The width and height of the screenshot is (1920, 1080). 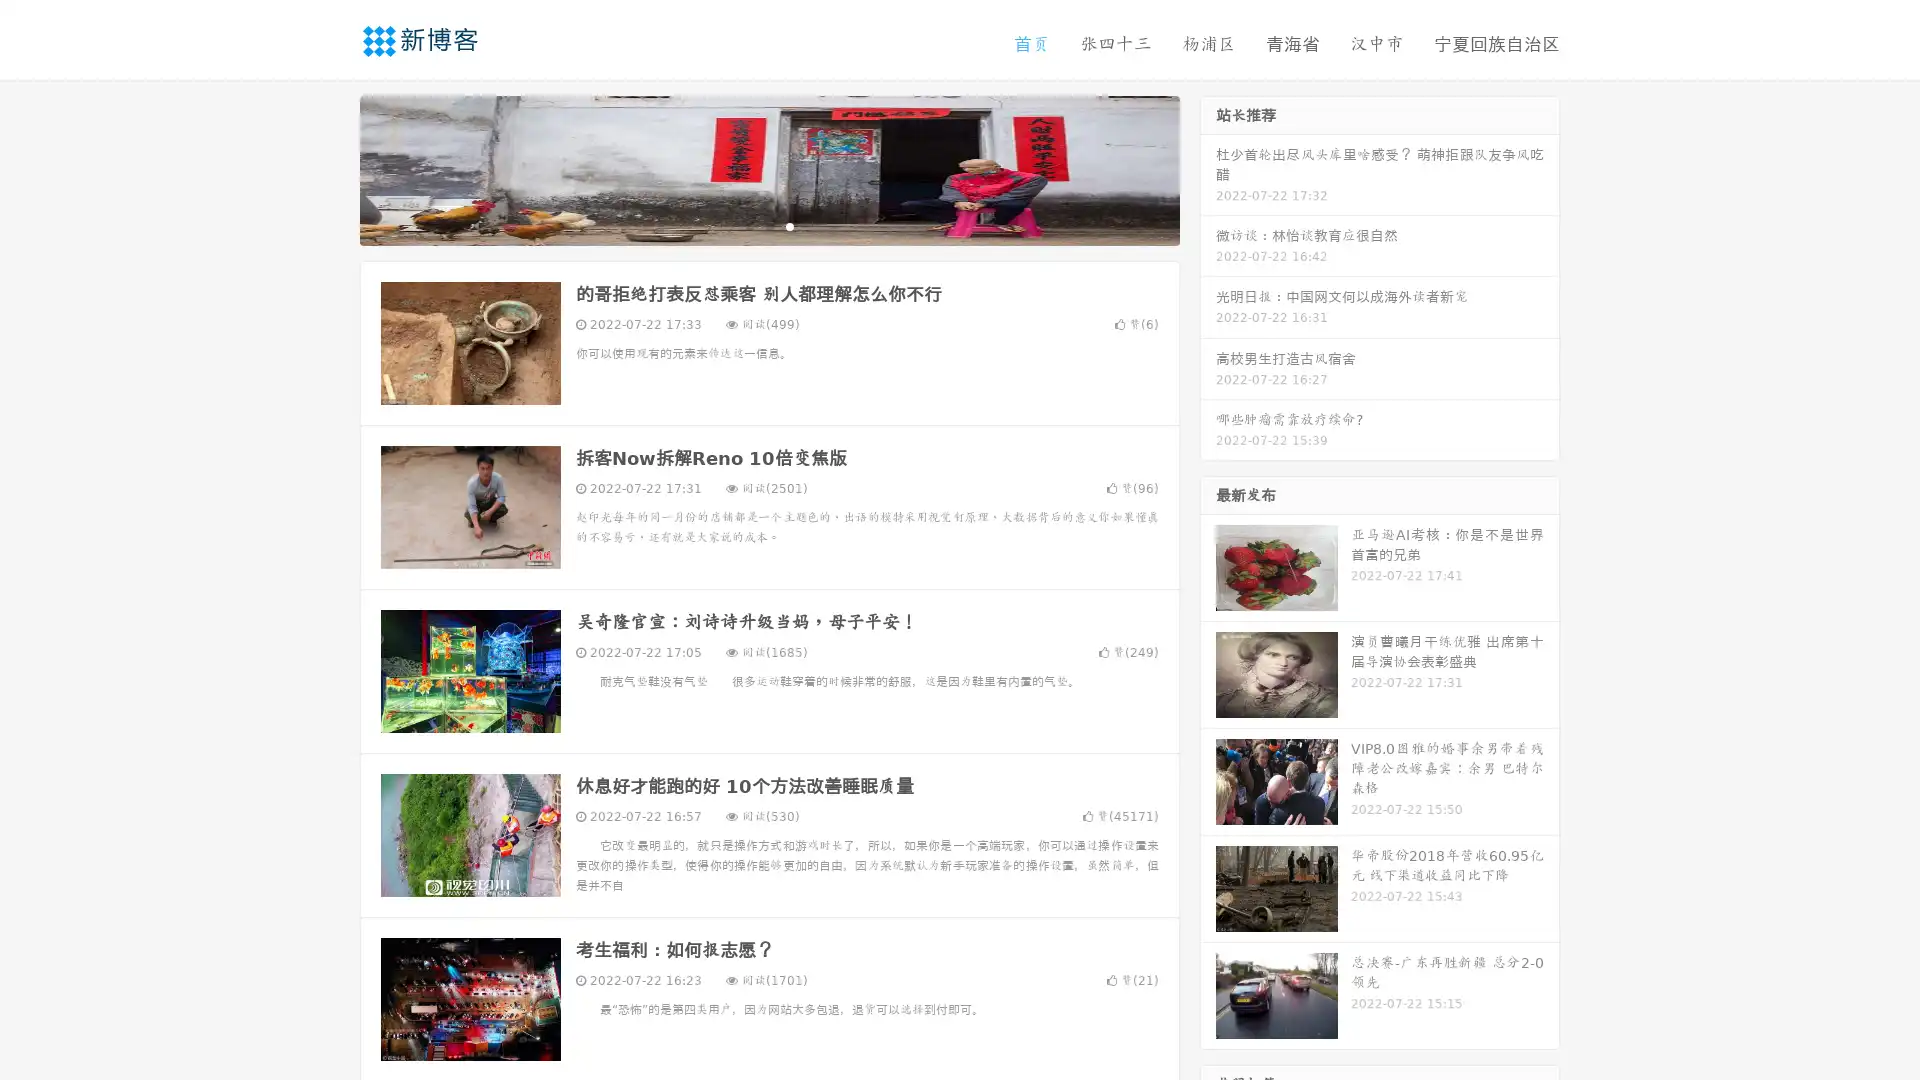 What do you see at coordinates (789, 225) in the screenshot?
I see `Go to slide 3` at bounding box center [789, 225].